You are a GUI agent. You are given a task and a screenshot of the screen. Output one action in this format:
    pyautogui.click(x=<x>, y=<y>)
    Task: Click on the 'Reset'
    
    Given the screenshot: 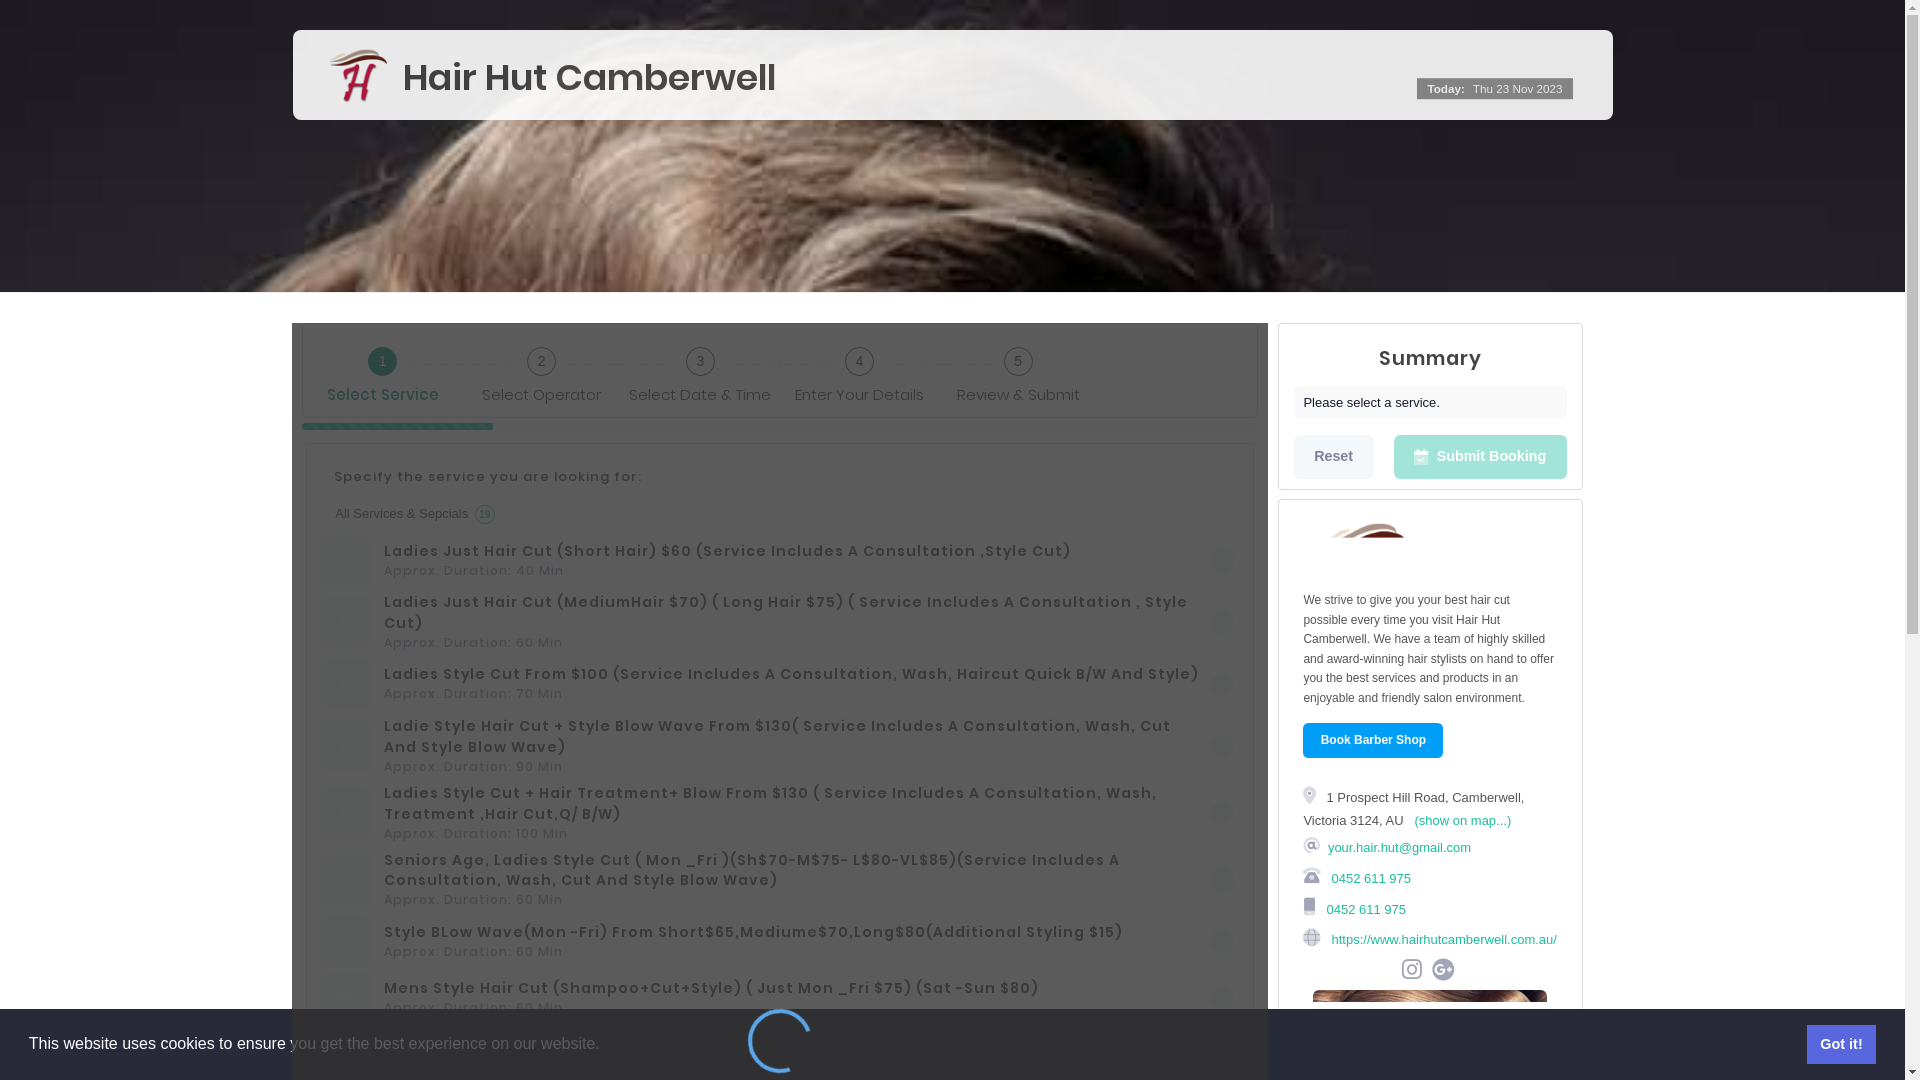 What is the action you would take?
    pyautogui.click(x=1334, y=456)
    